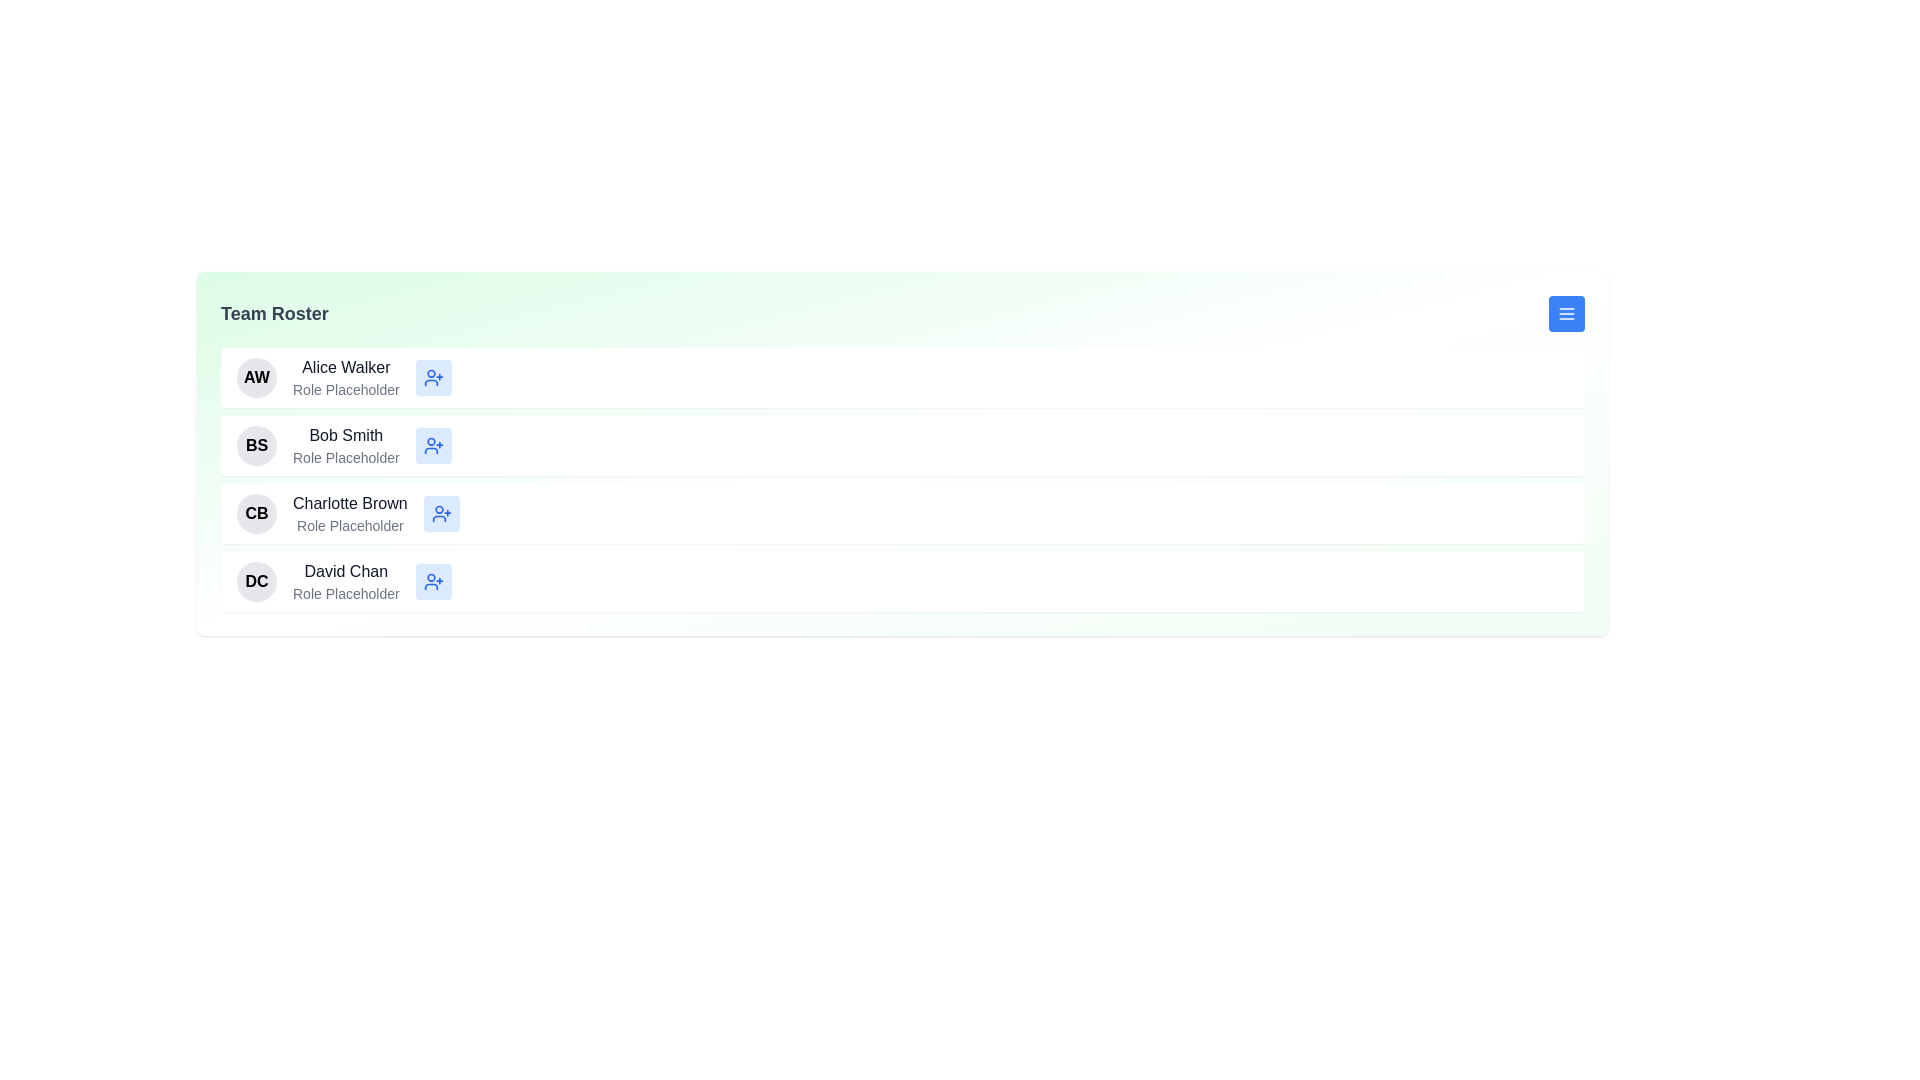 This screenshot has height=1080, width=1920. Describe the element at coordinates (440, 512) in the screenshot. I see `the icon associated with the 'Charlotte Brown' list item` at that location.